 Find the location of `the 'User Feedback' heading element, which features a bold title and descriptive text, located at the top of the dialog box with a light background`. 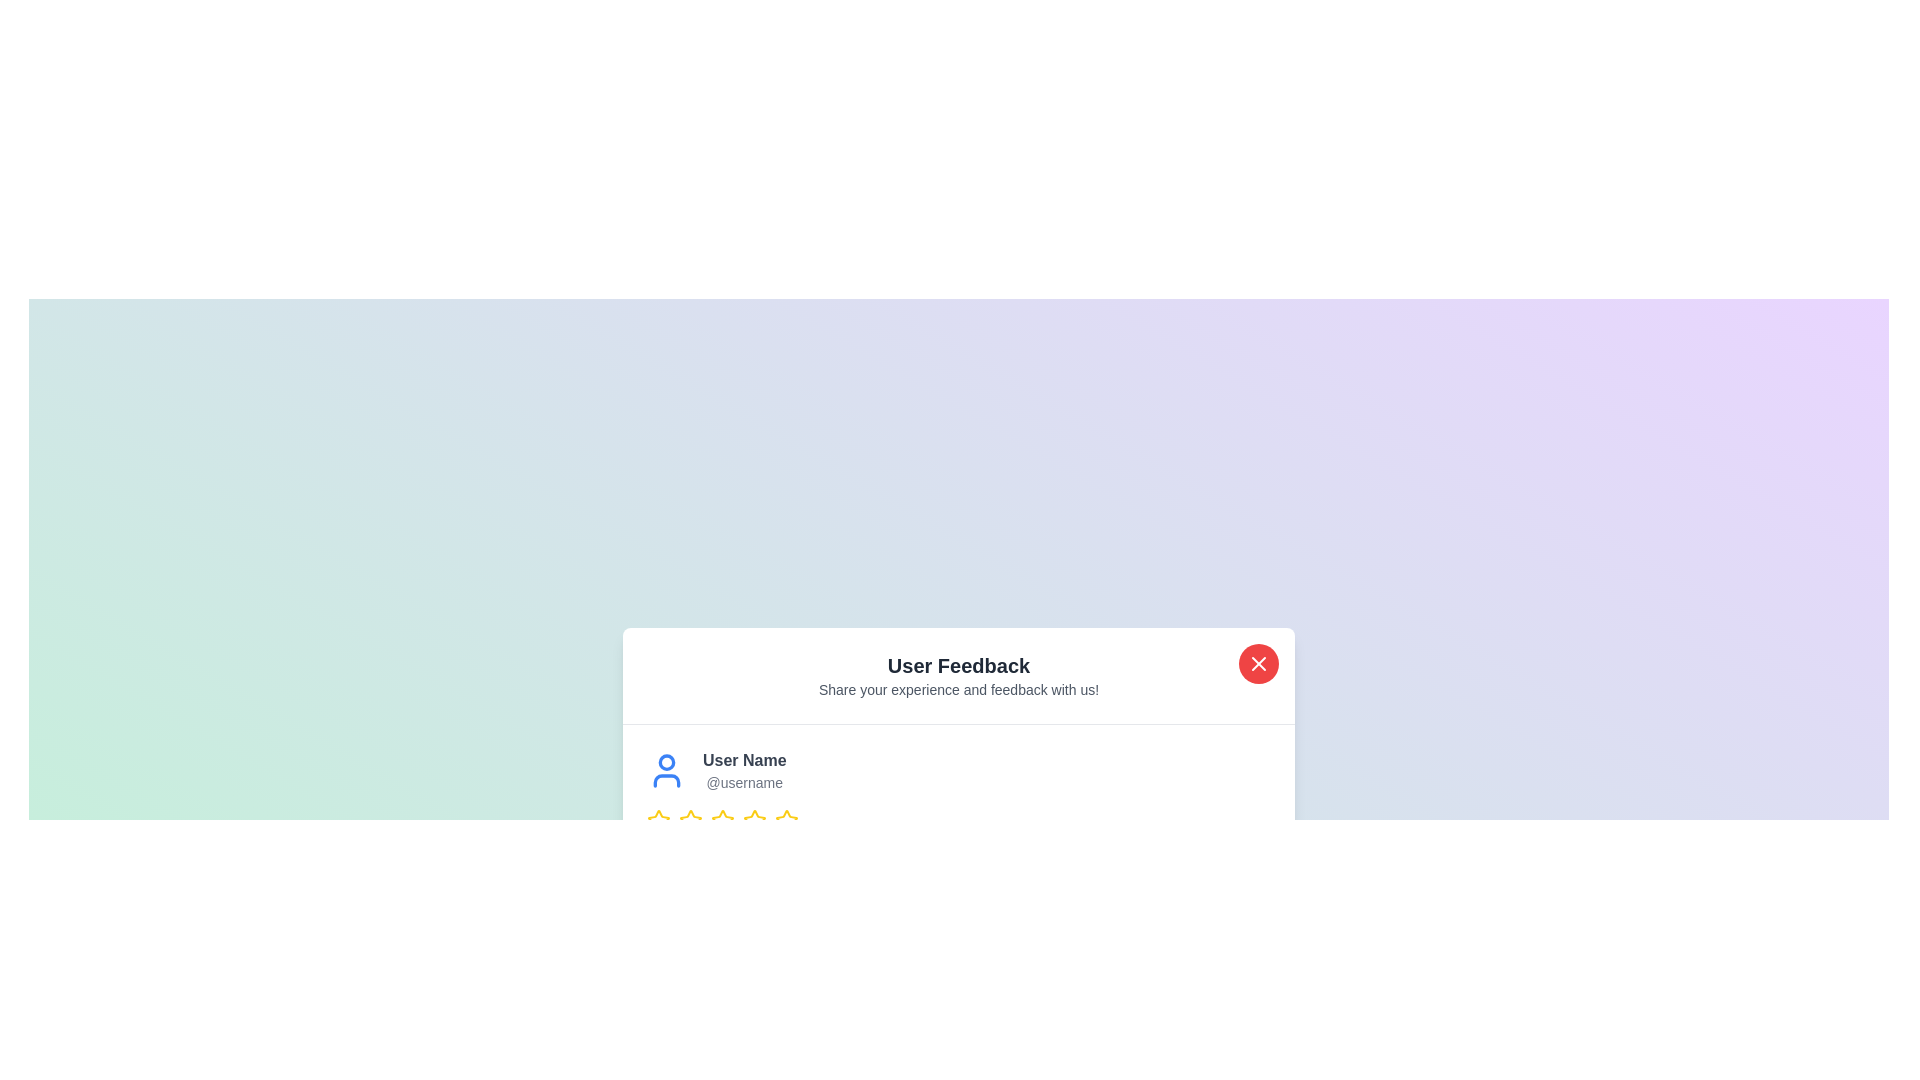

the 'User Feedback' heading element, which features a bold title and descriptive text, located at the top of the dialog box with a light background is located at coordinates (958, 675).